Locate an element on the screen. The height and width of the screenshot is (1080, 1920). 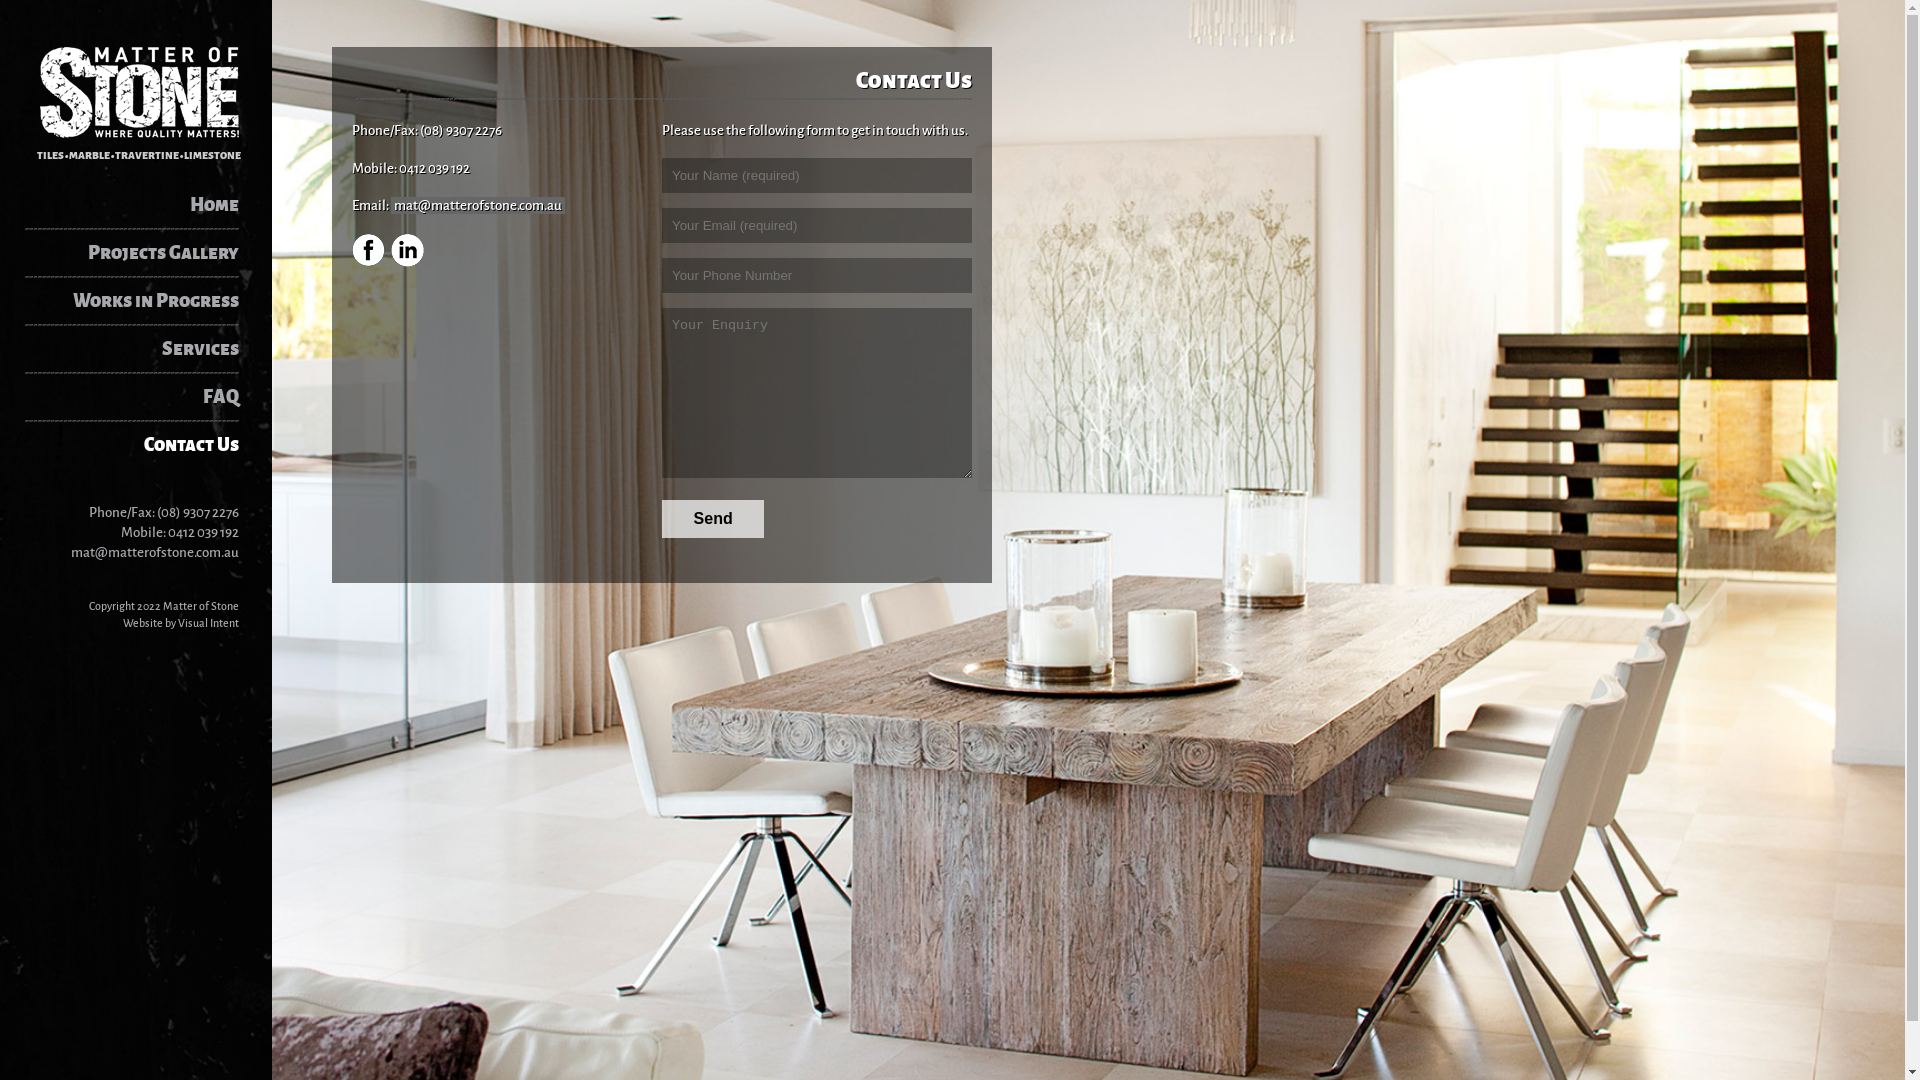
'Send' is located at coordinates (713, 518).